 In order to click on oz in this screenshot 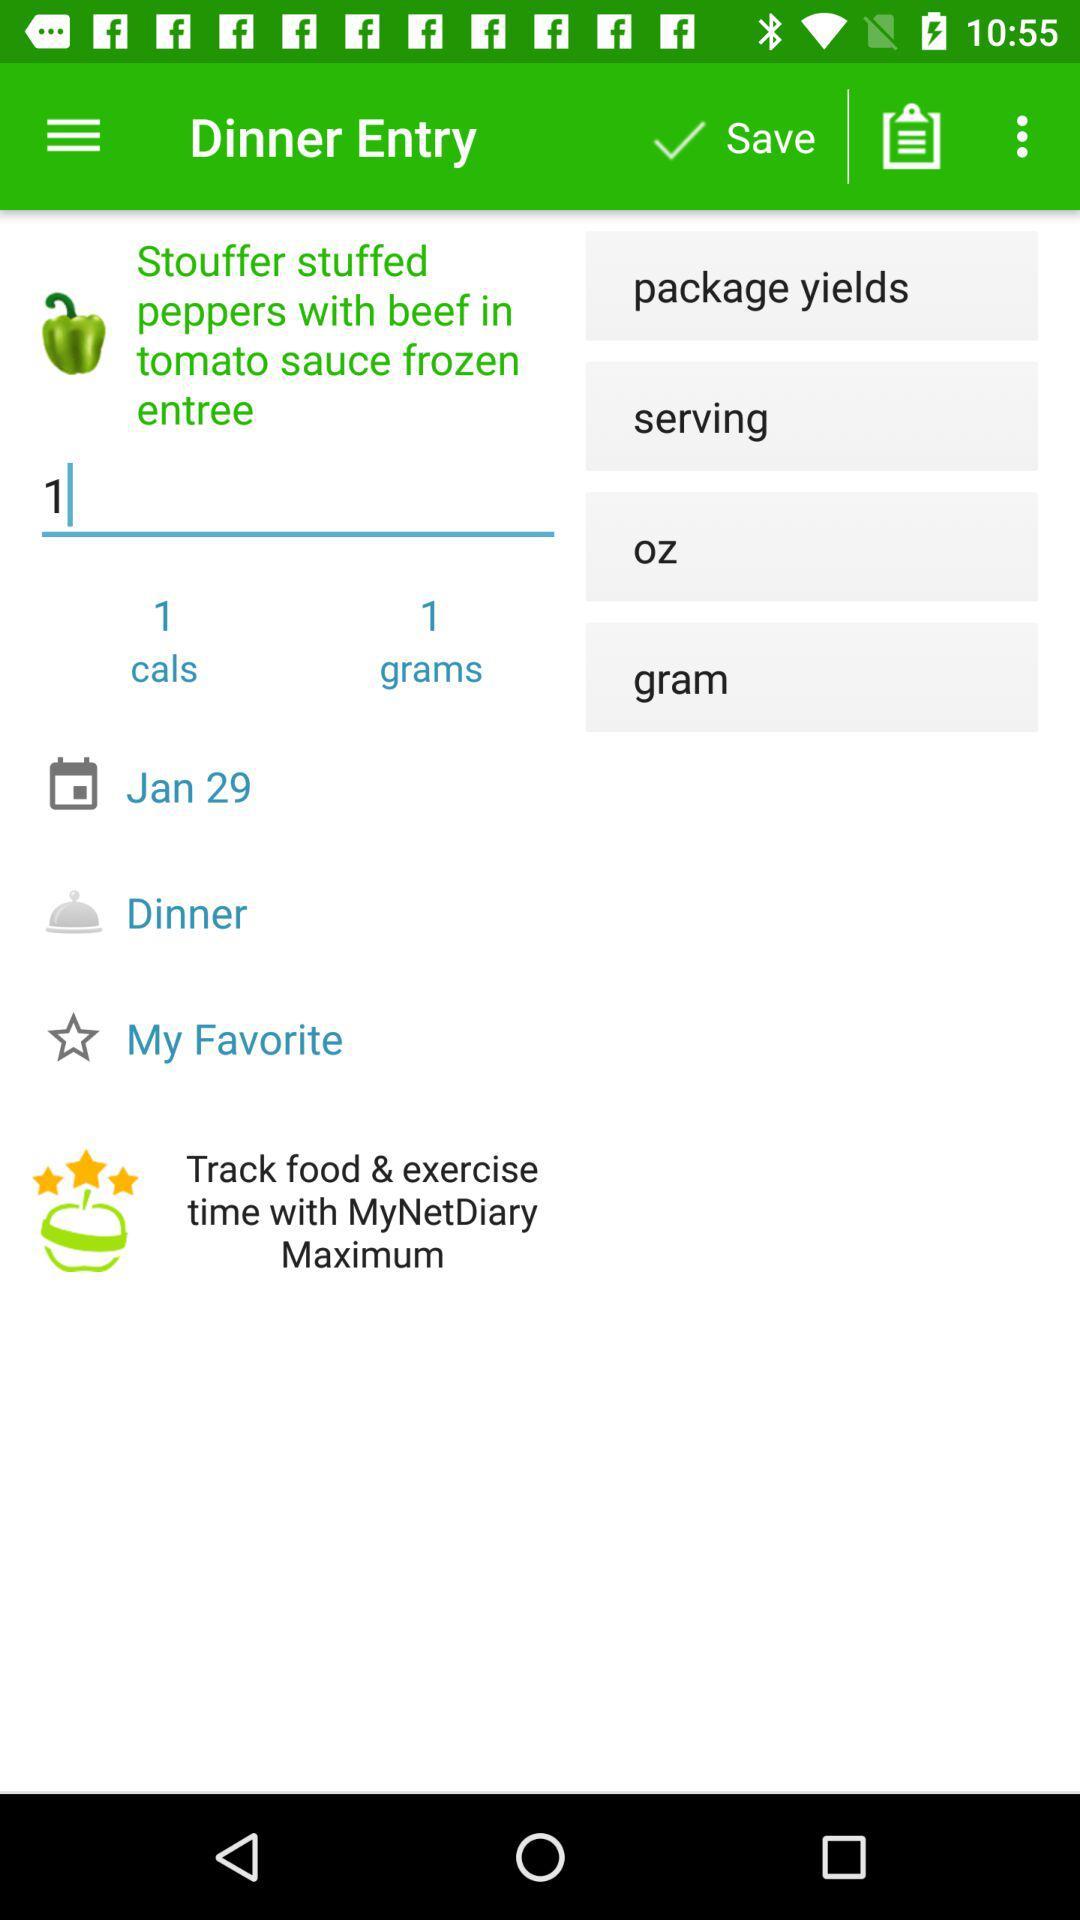, I will do `click(631, 546)`.